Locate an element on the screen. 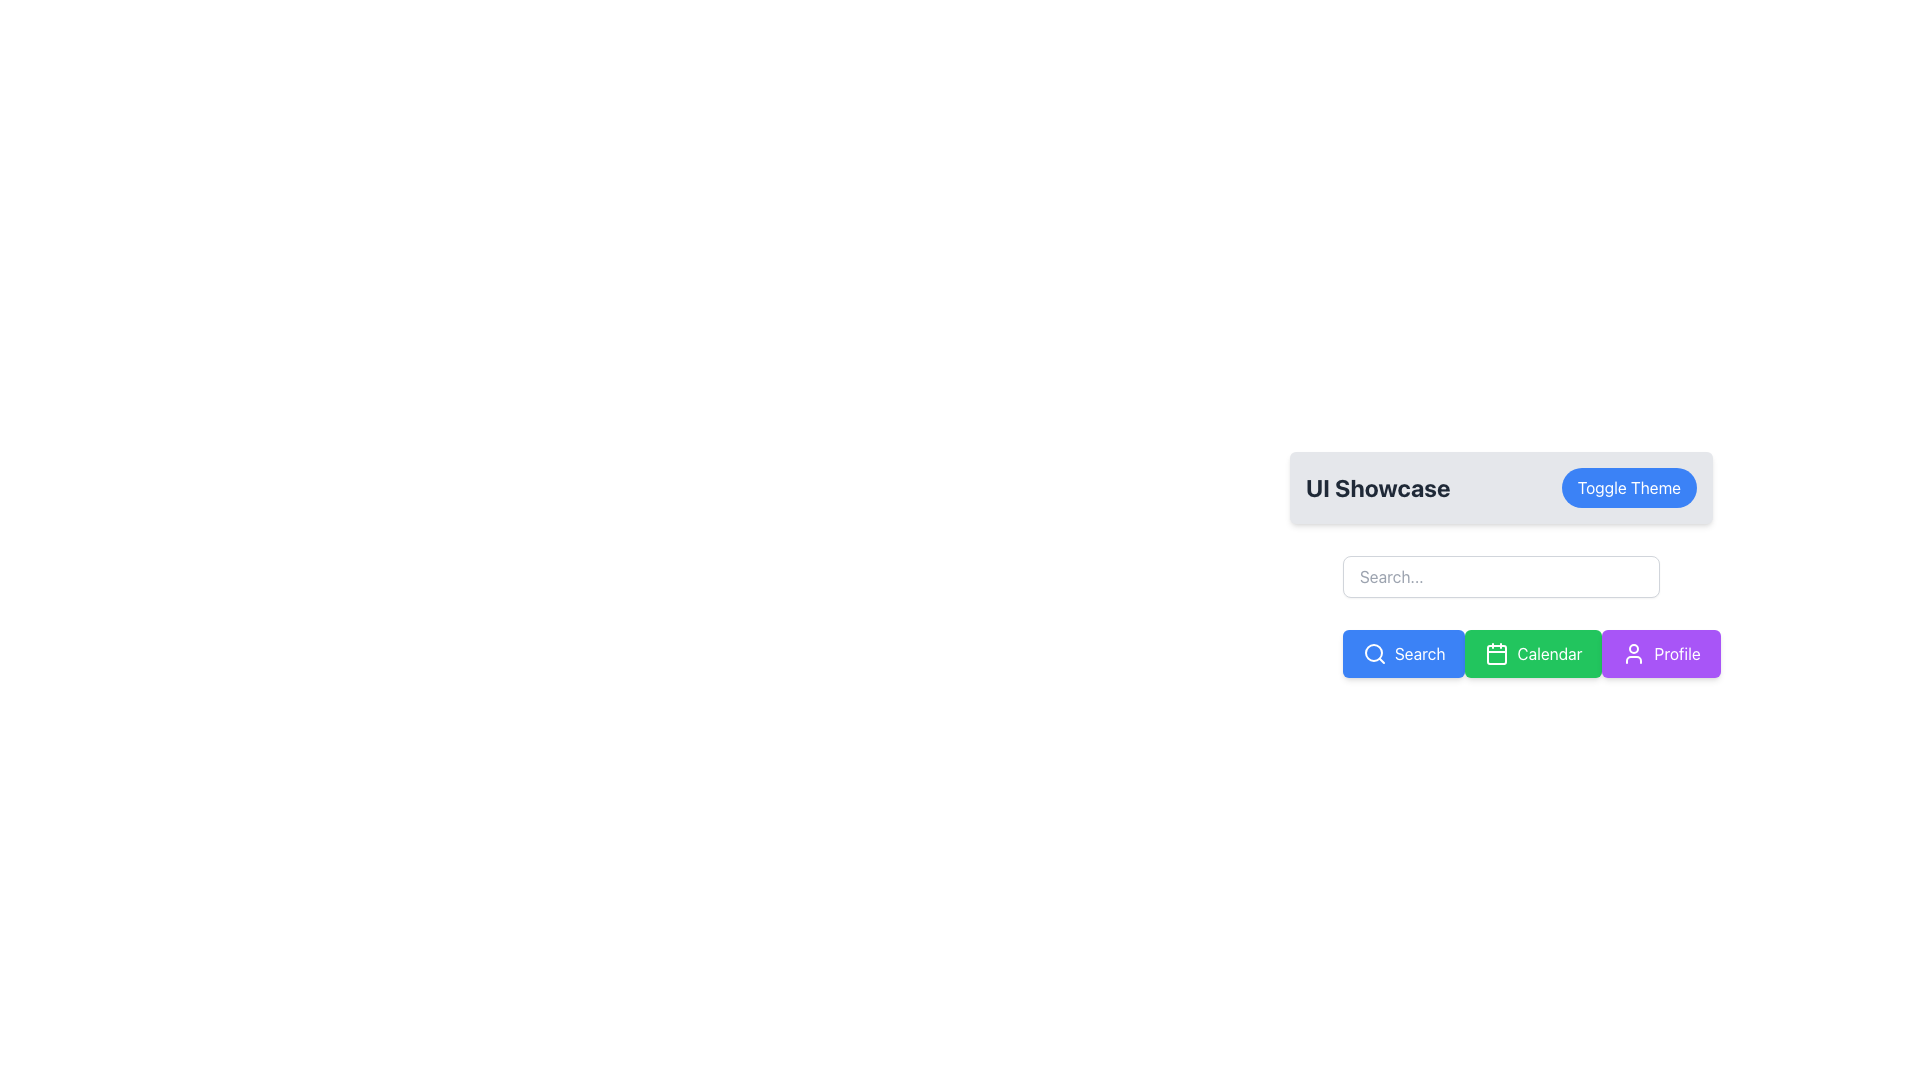 The height and width of the screenshot is (1080, 1920). the green rectangular 'Calendar' button with a white calendar icon and text is located at coordinates (1501, 654).